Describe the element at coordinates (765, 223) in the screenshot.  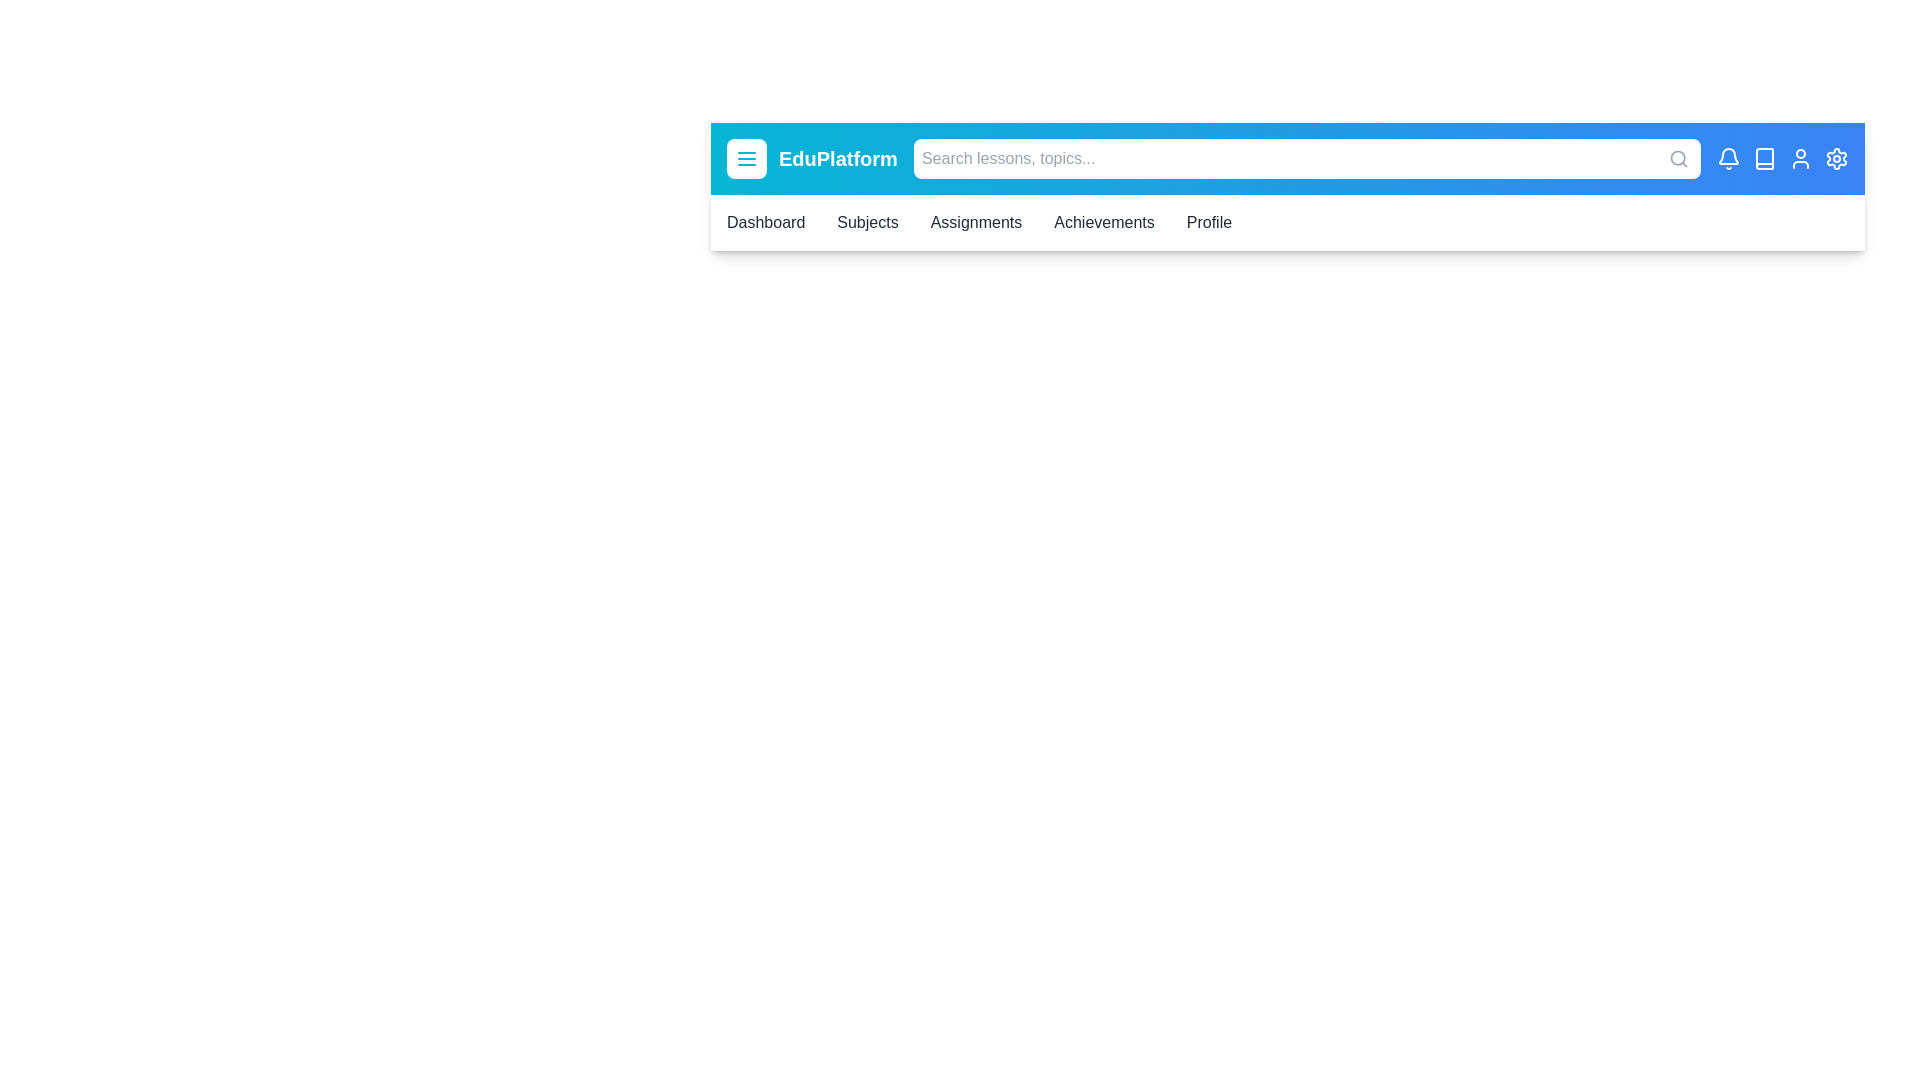
I see `the Dashboard link in the navigation bar to navigate to the corresponding section` at that location.